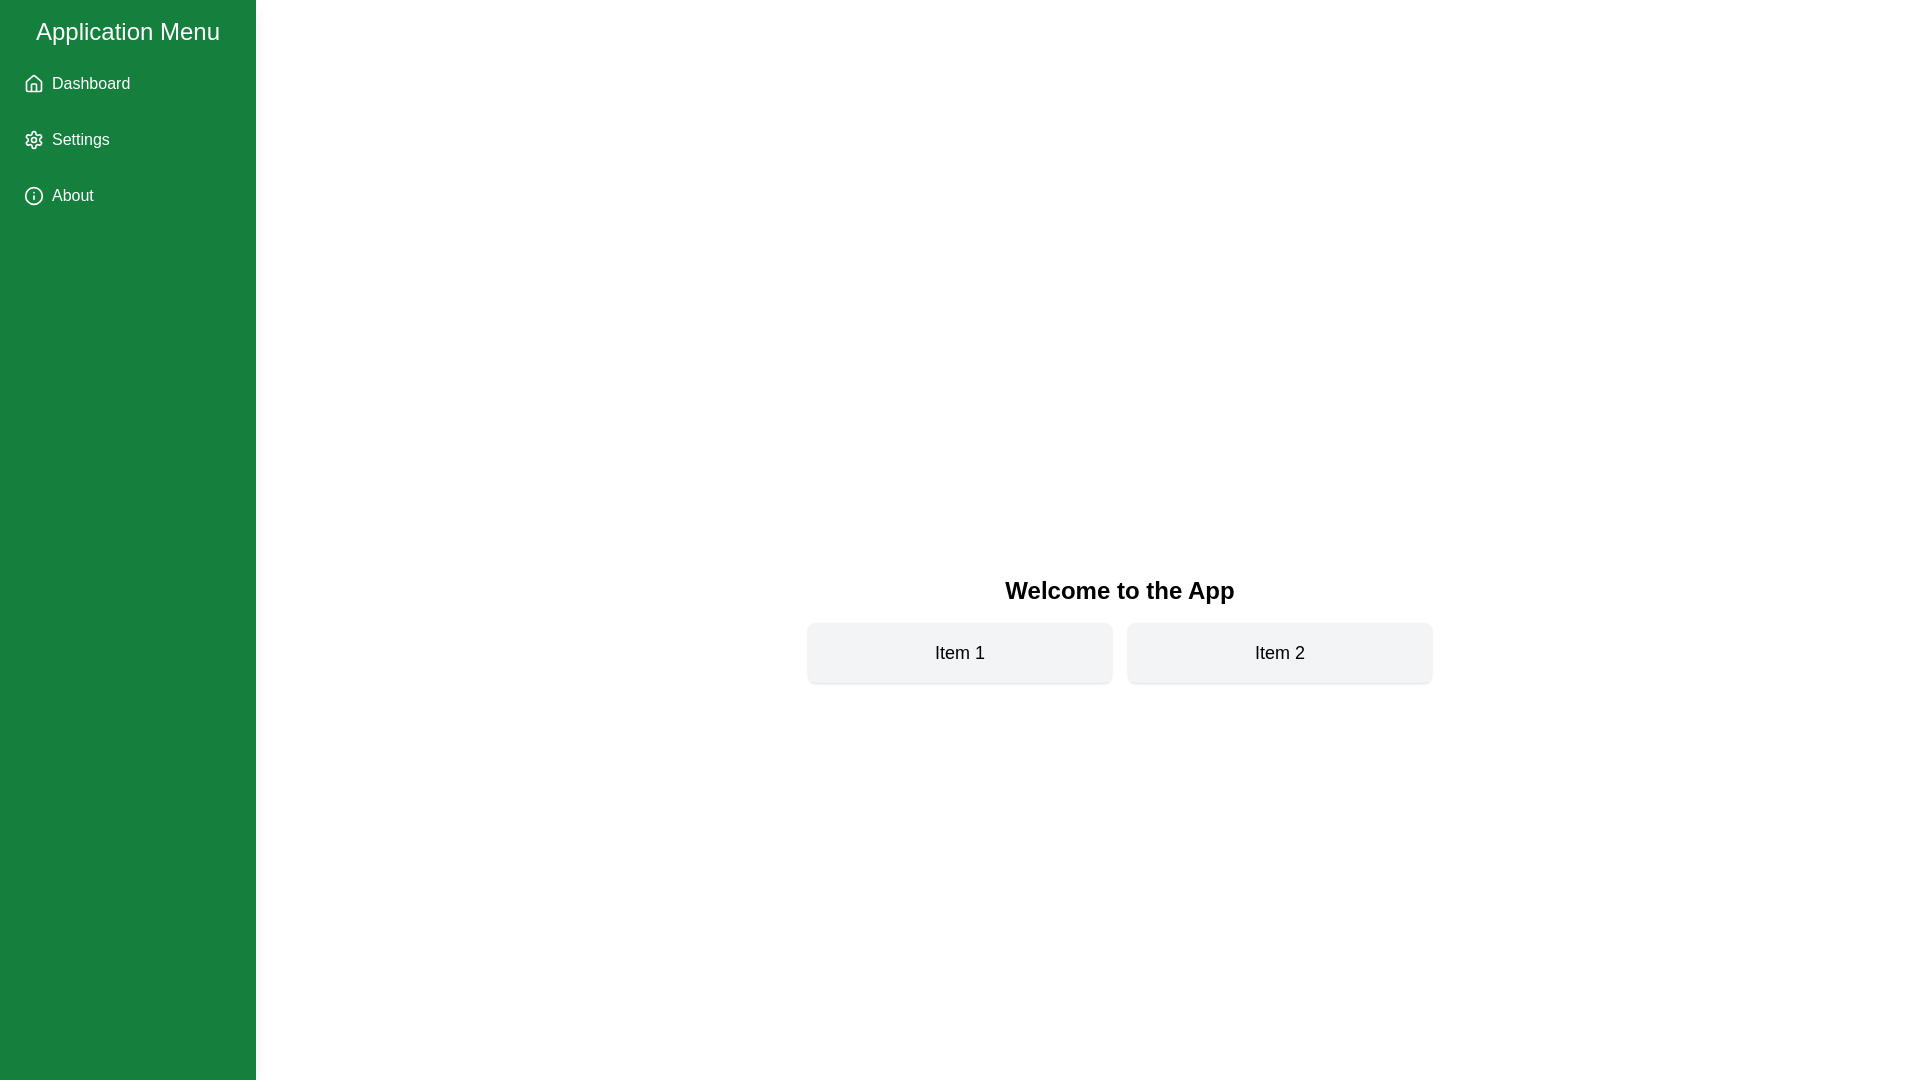 Image resolution: width=1920 pixels, height=1080 pixels. Describe the element at coordinates (960, 652) in the screenshot. I see `the 'Item 1' card to interact with it` at that location.